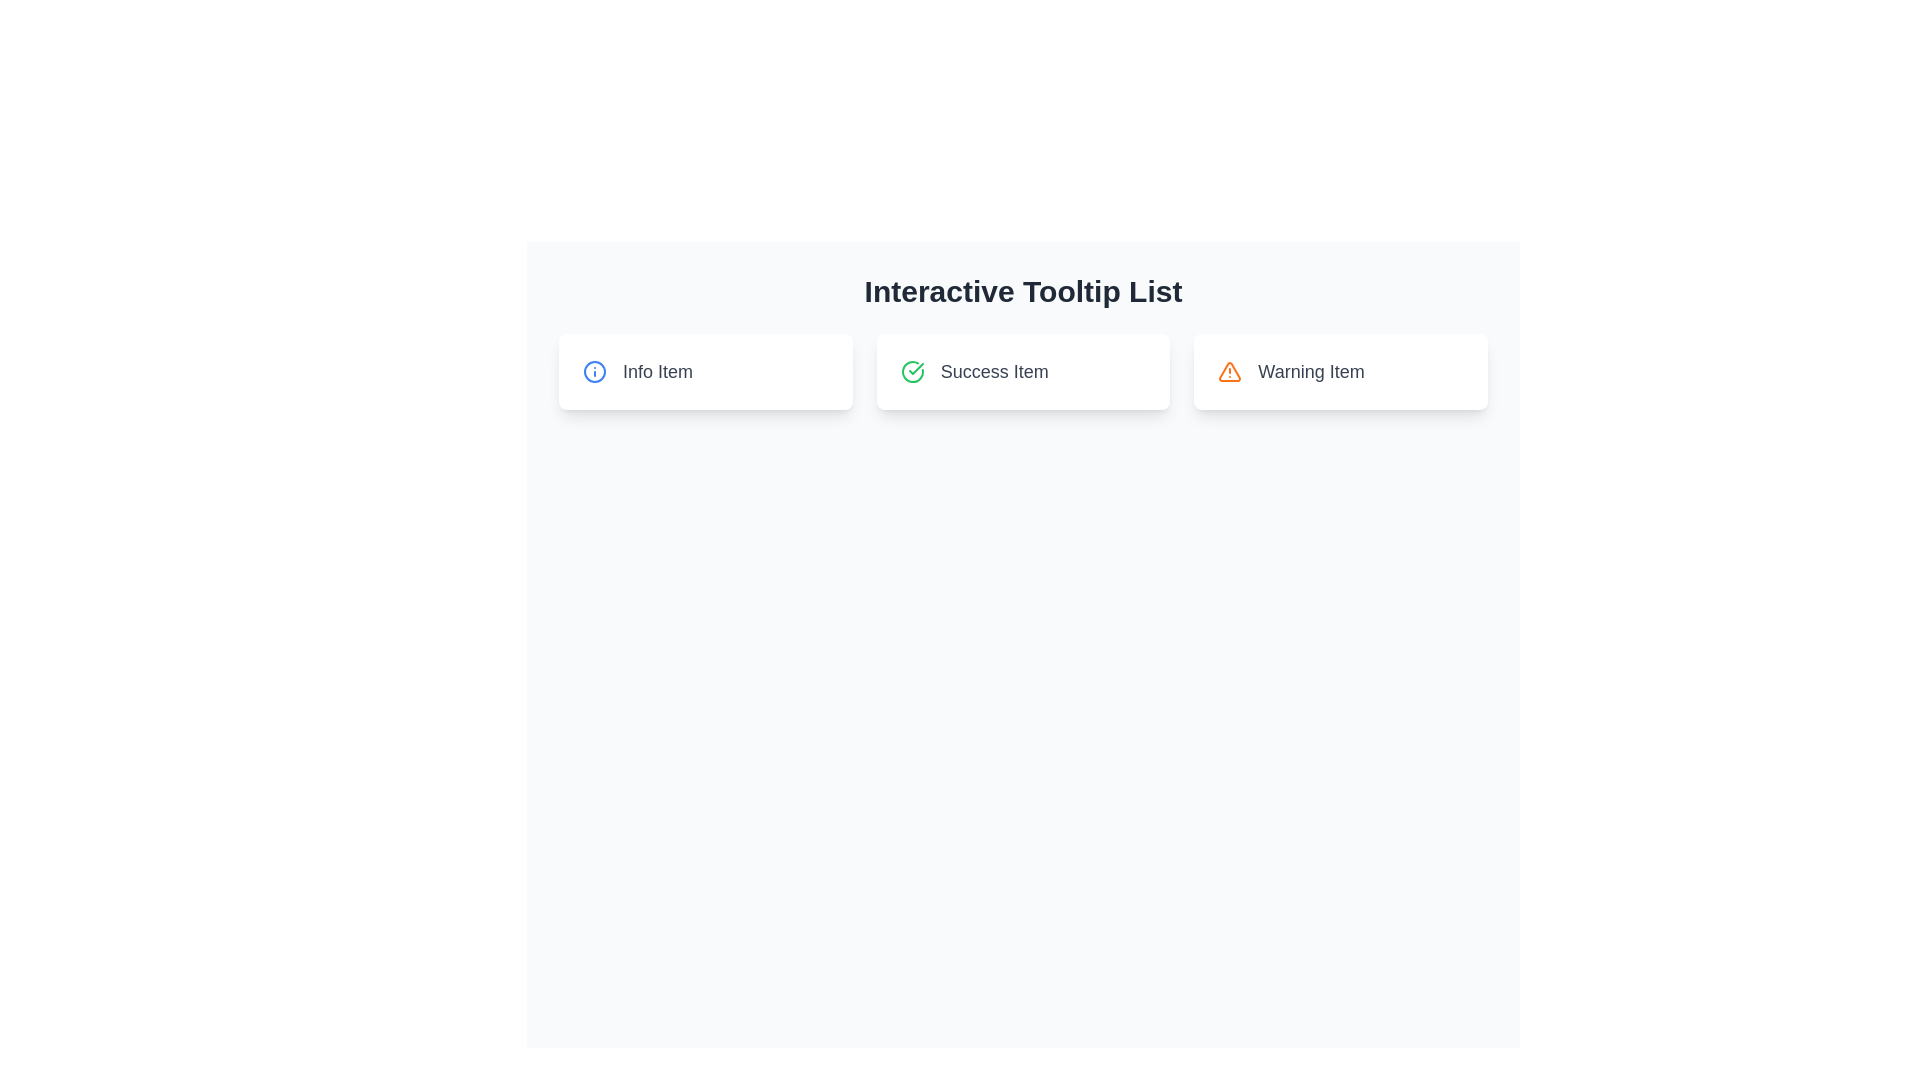 The image size is (1920, 1080). Describe the element at coordinates (705, 371) in the screenshot. I see `the Informational Tooltip Card located at the upper-left of the grid layout for interaction if enabled in future implementations` at that location.